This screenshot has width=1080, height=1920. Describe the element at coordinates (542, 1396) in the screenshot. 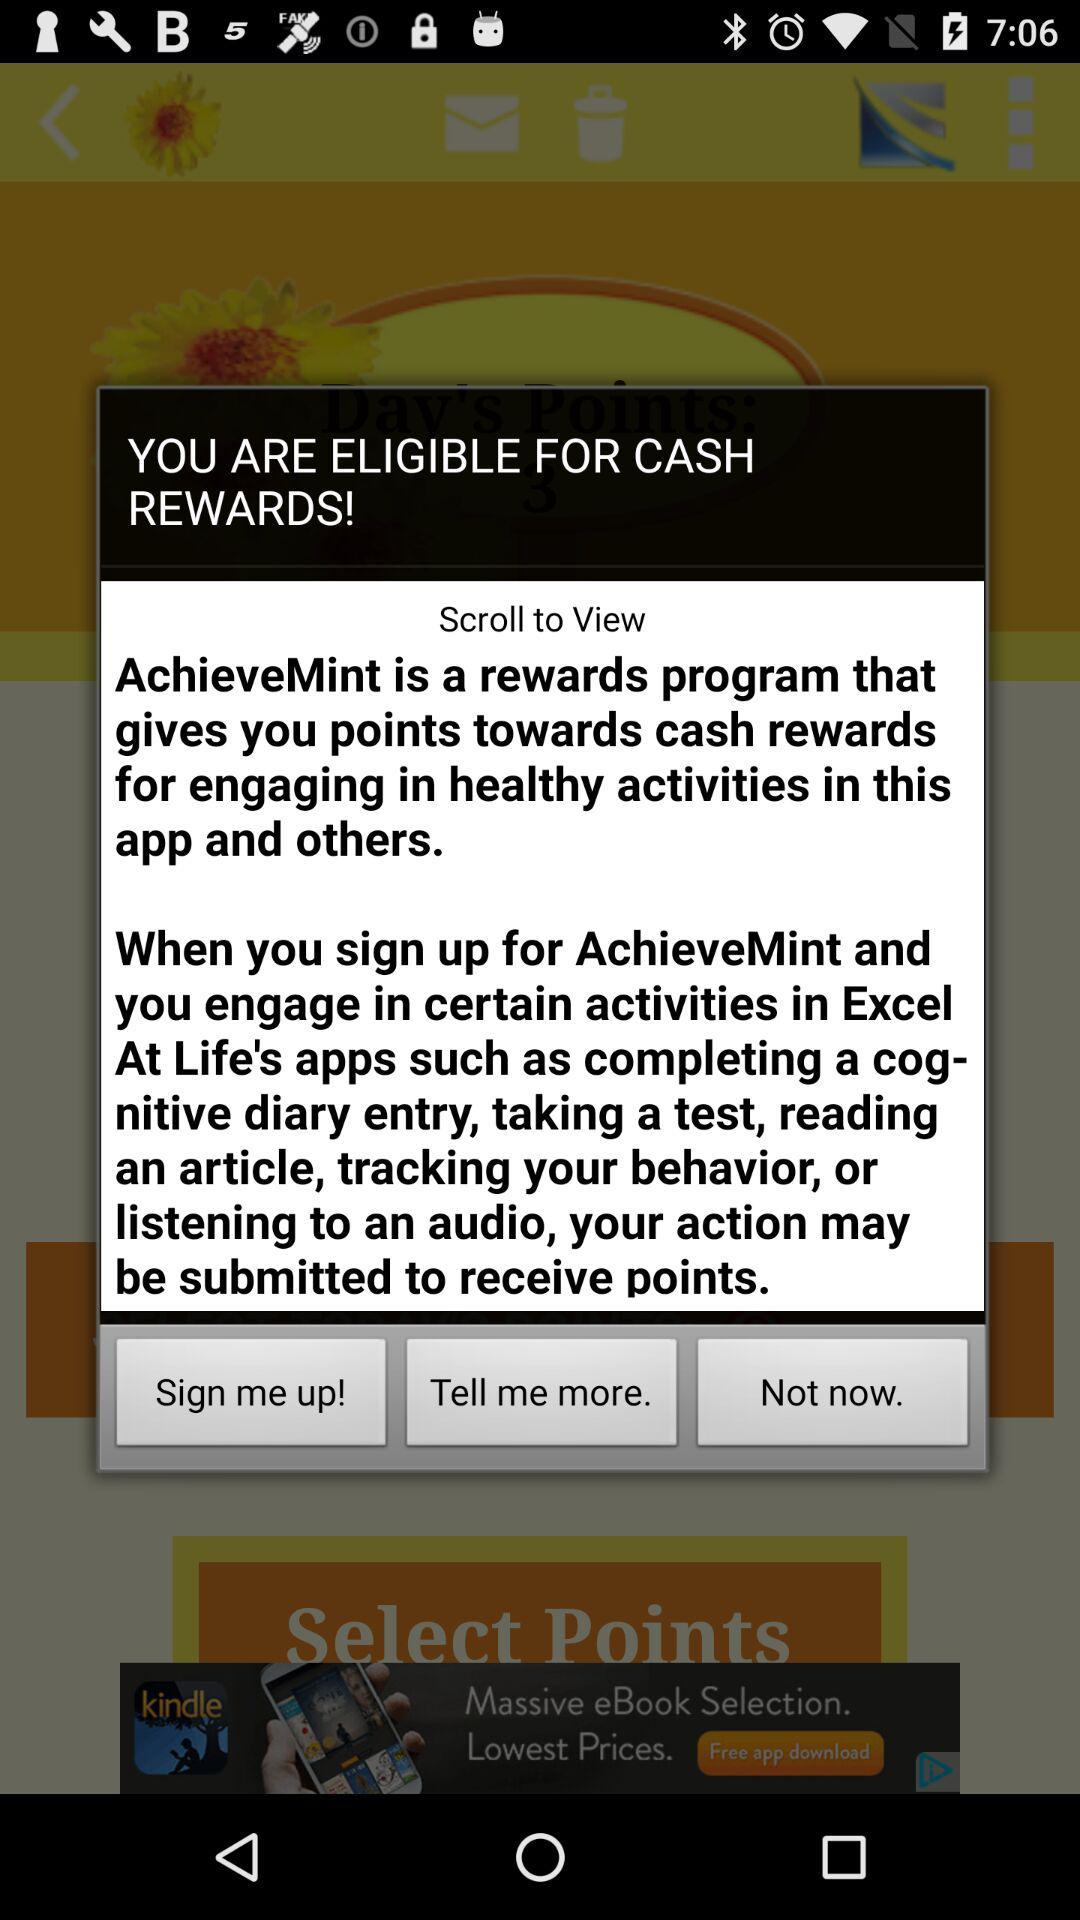

I see `the tell me more. at the bottom` at that location.